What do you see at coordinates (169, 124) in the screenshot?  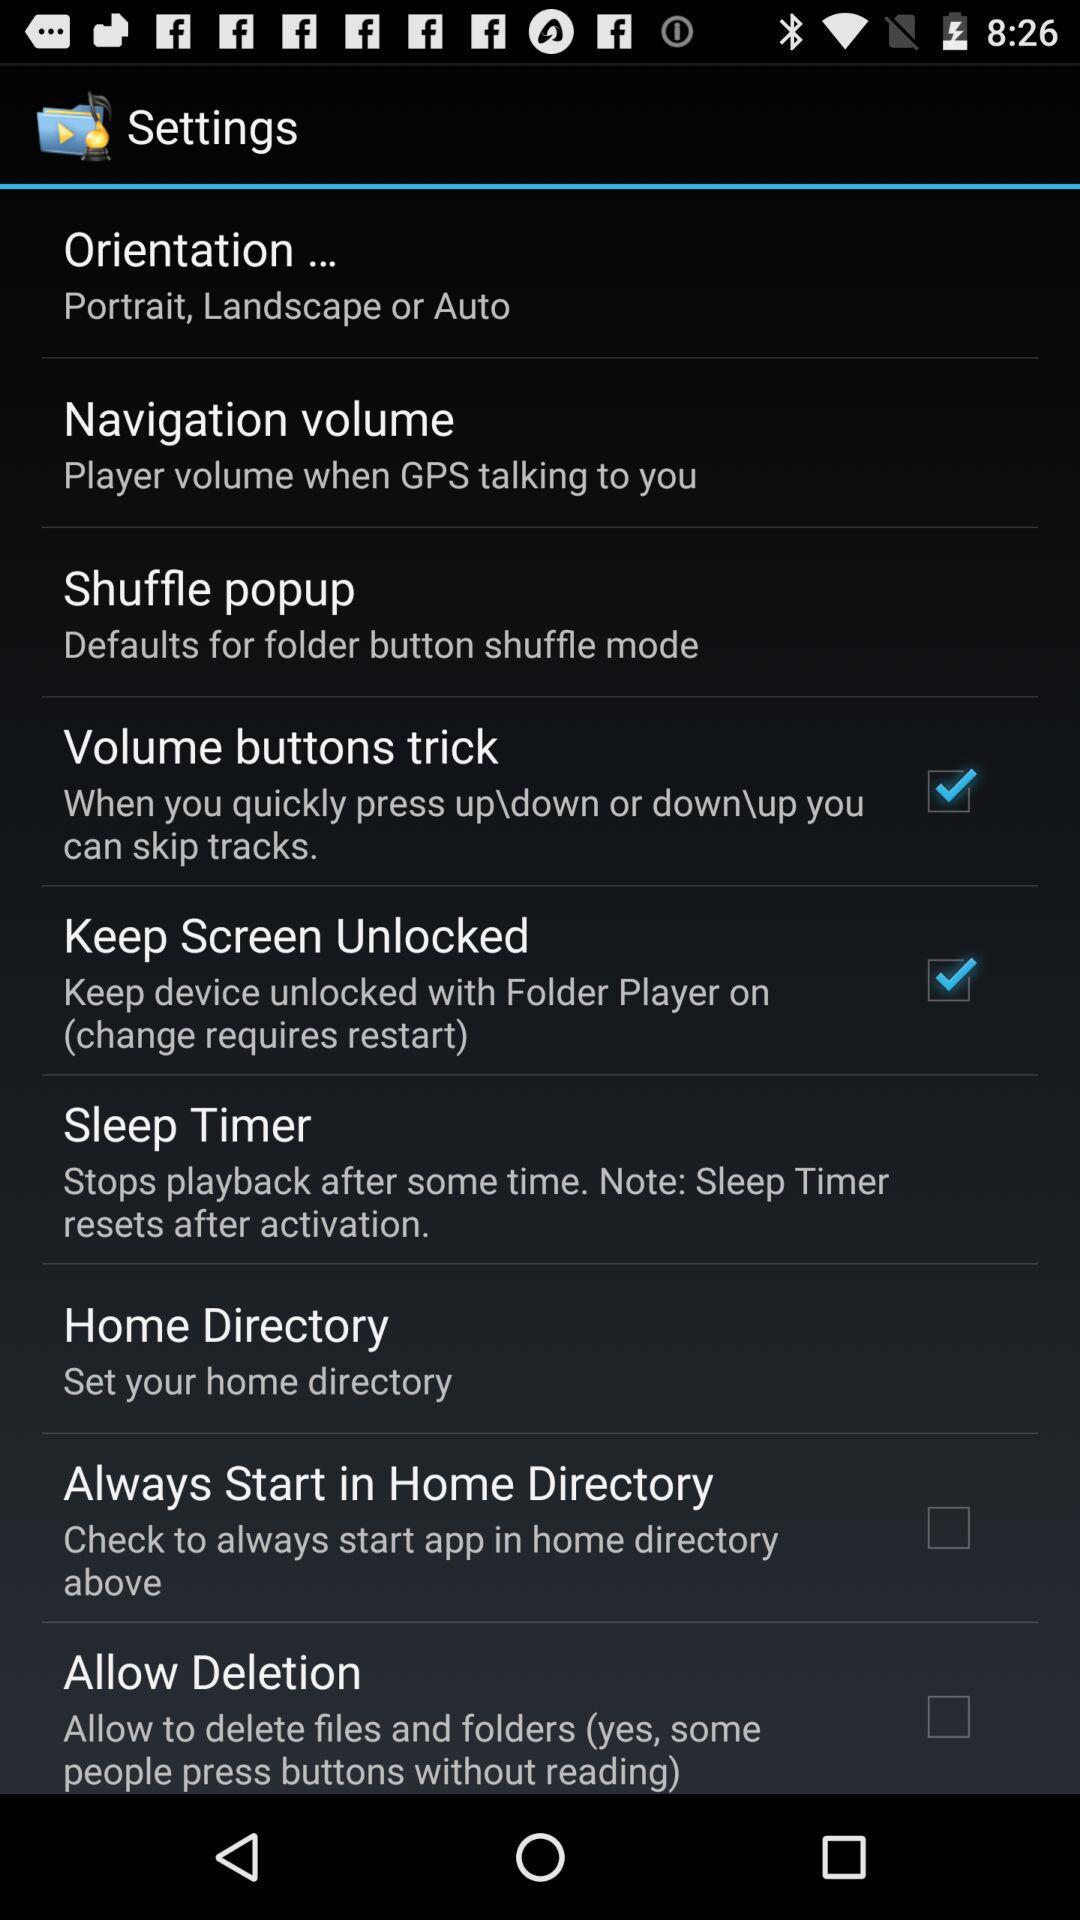 I see `image followed with text settings` at bounding box center [169, 124].